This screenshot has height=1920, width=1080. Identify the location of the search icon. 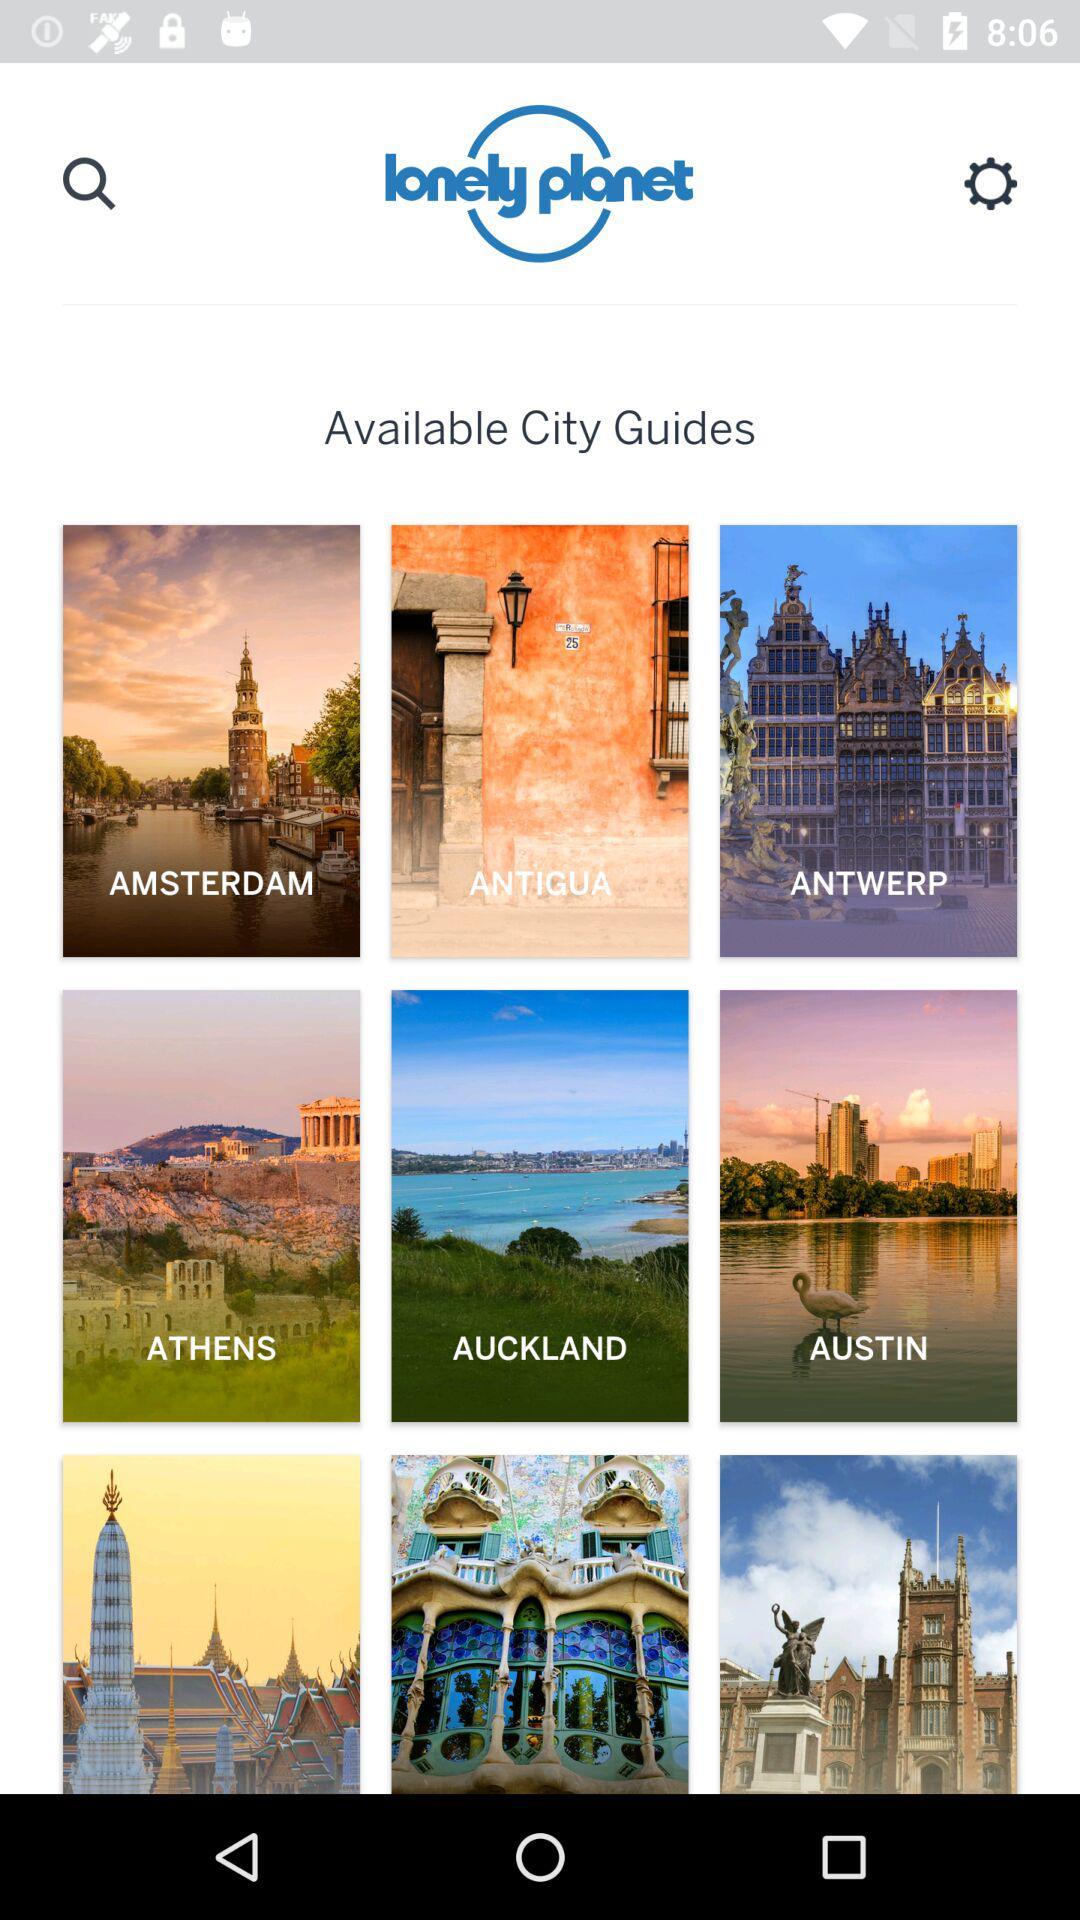
(88, 183).